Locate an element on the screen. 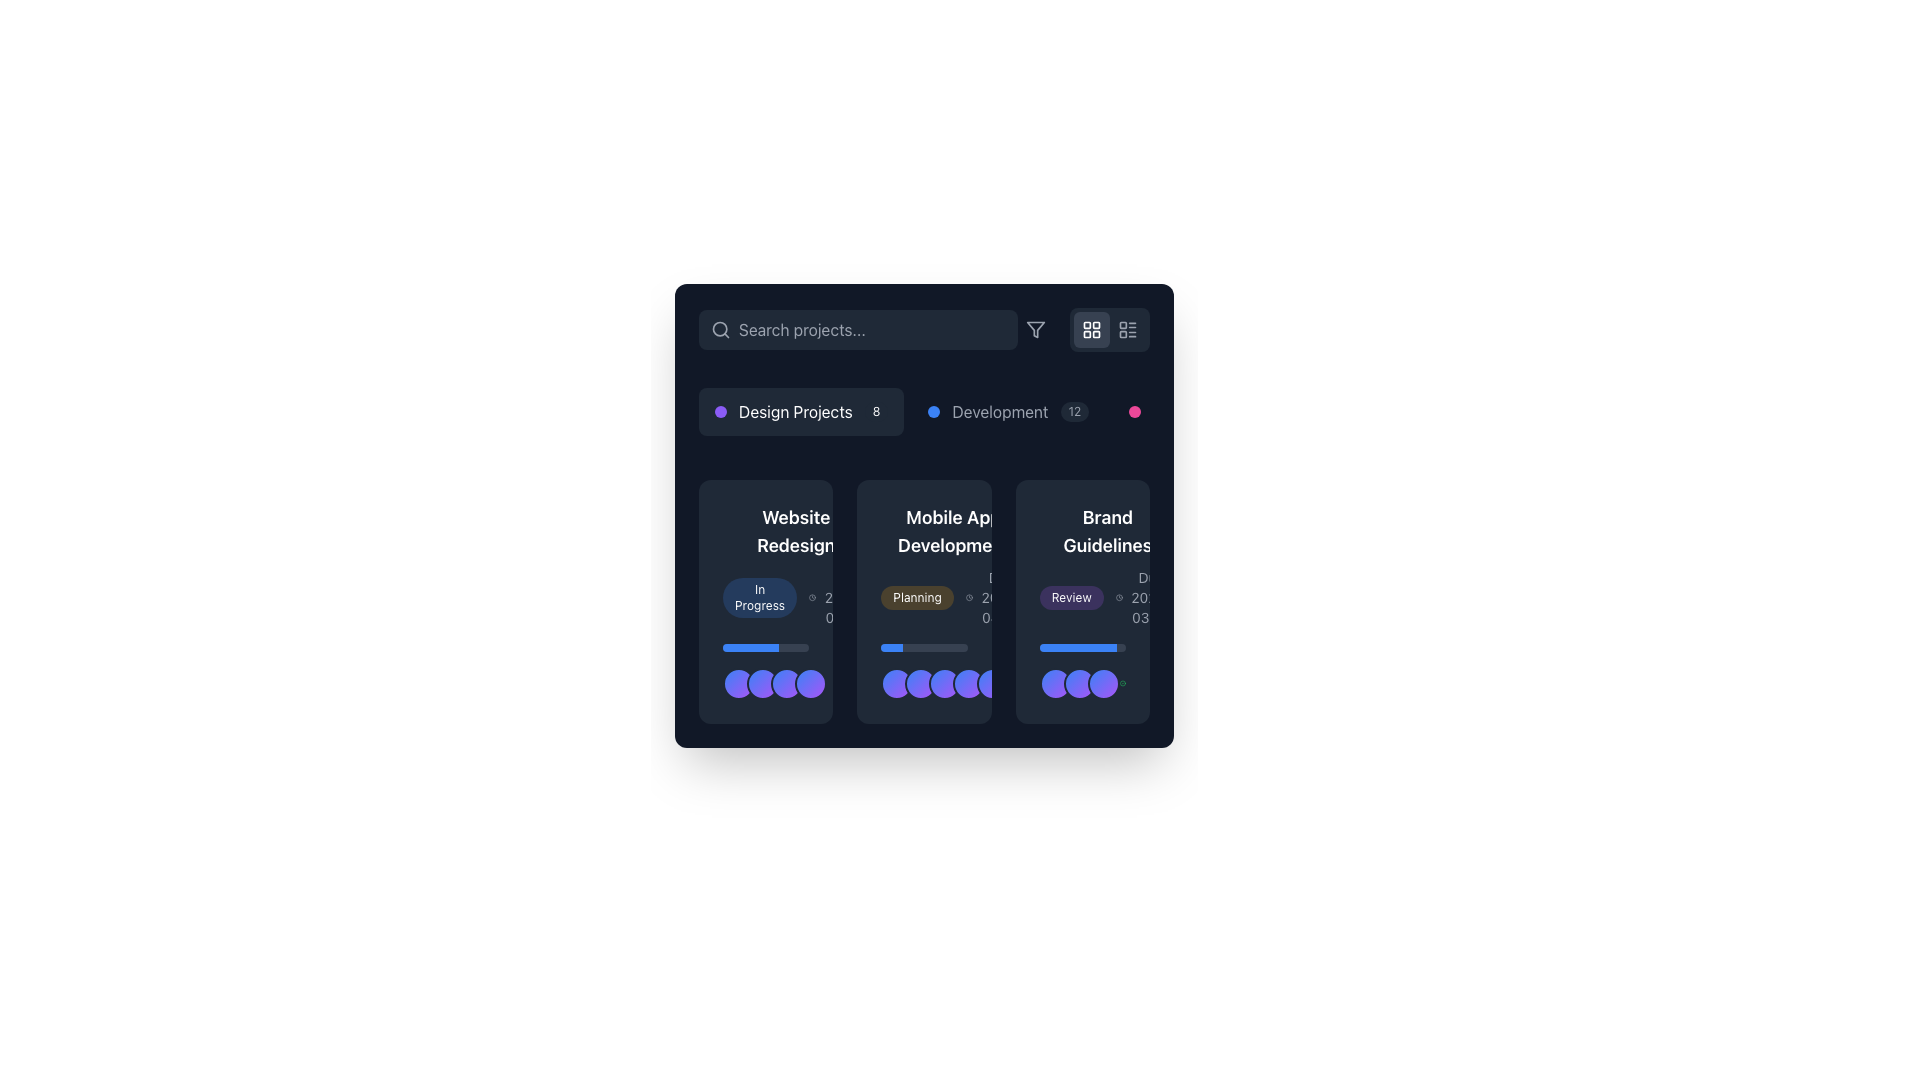 This screenshot has width=1920, height=1080. the right icon representing the list view in the horizontal cluster of toggle buttons with a dark gray background to switch to list view is located at coordinates (1108, 329).